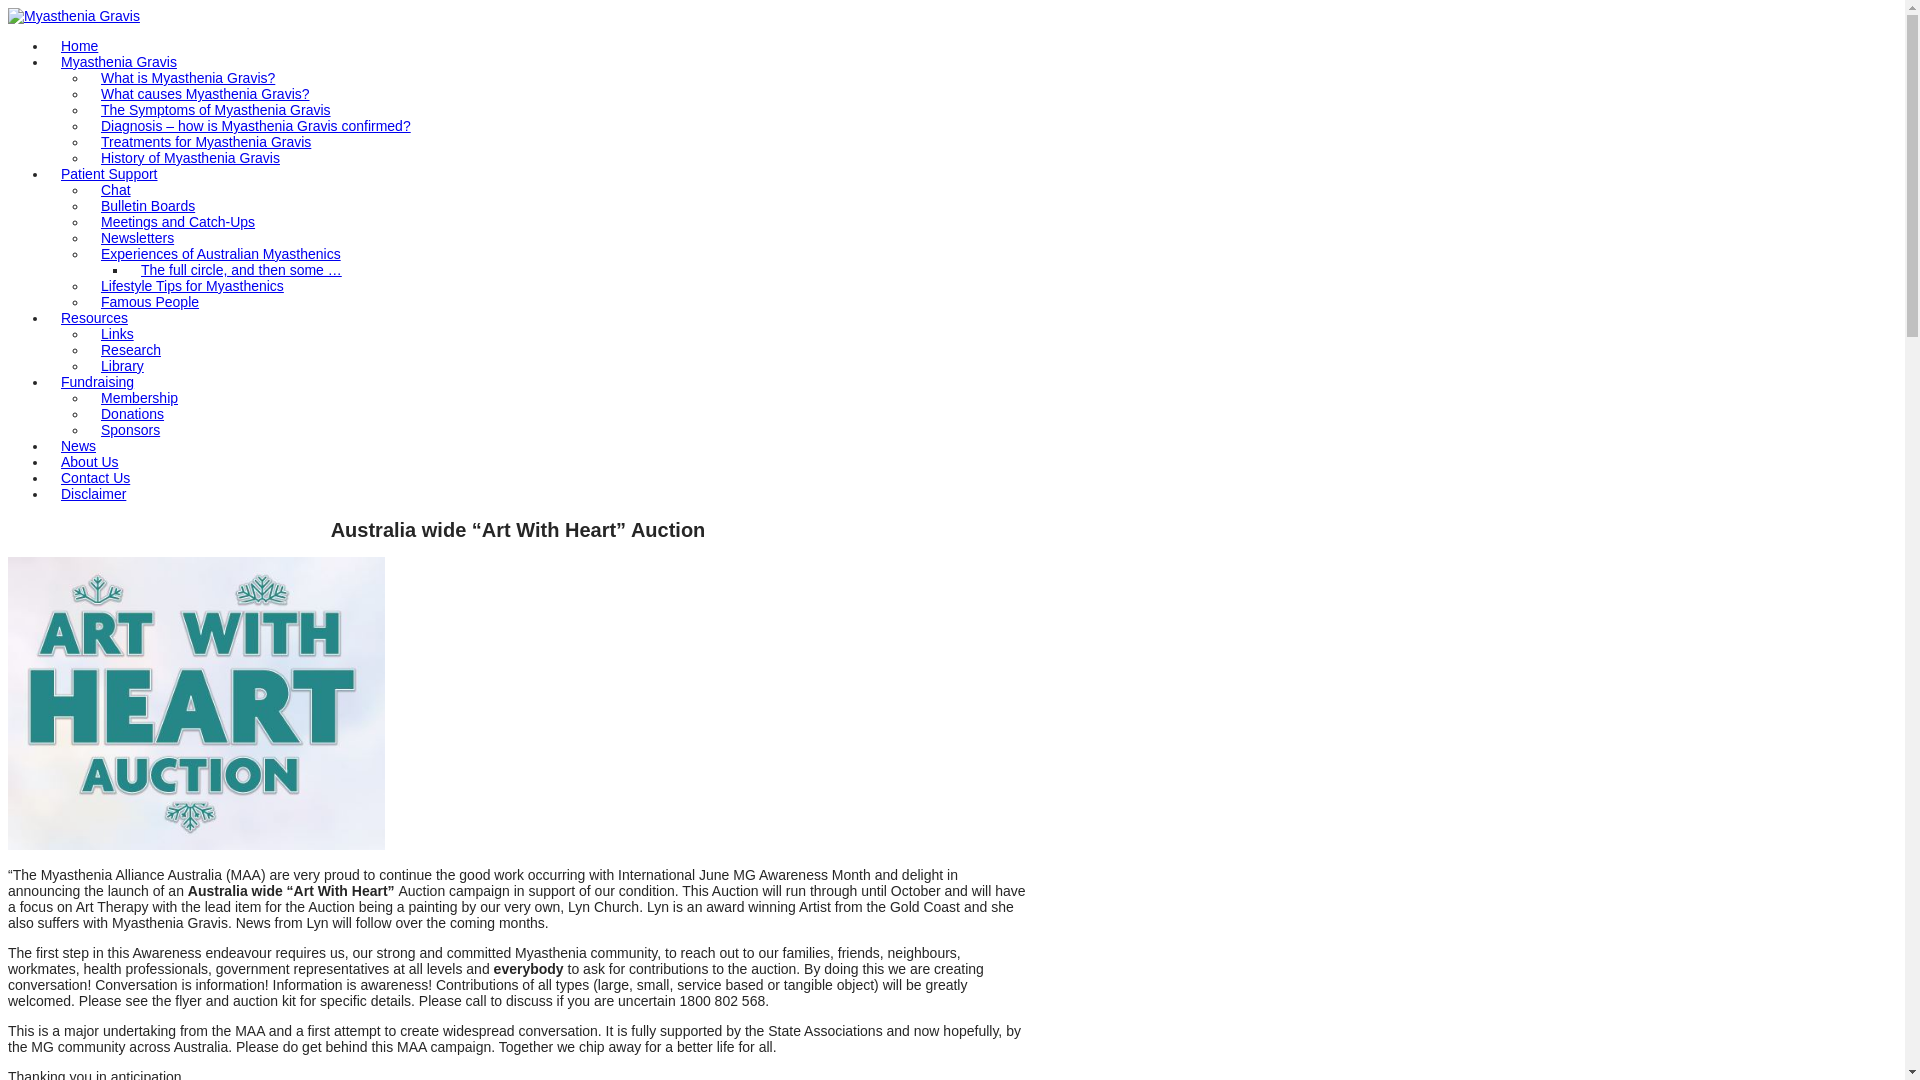 The image size is (1920, 1080). I want to click on 'Links', so click(116, 333).